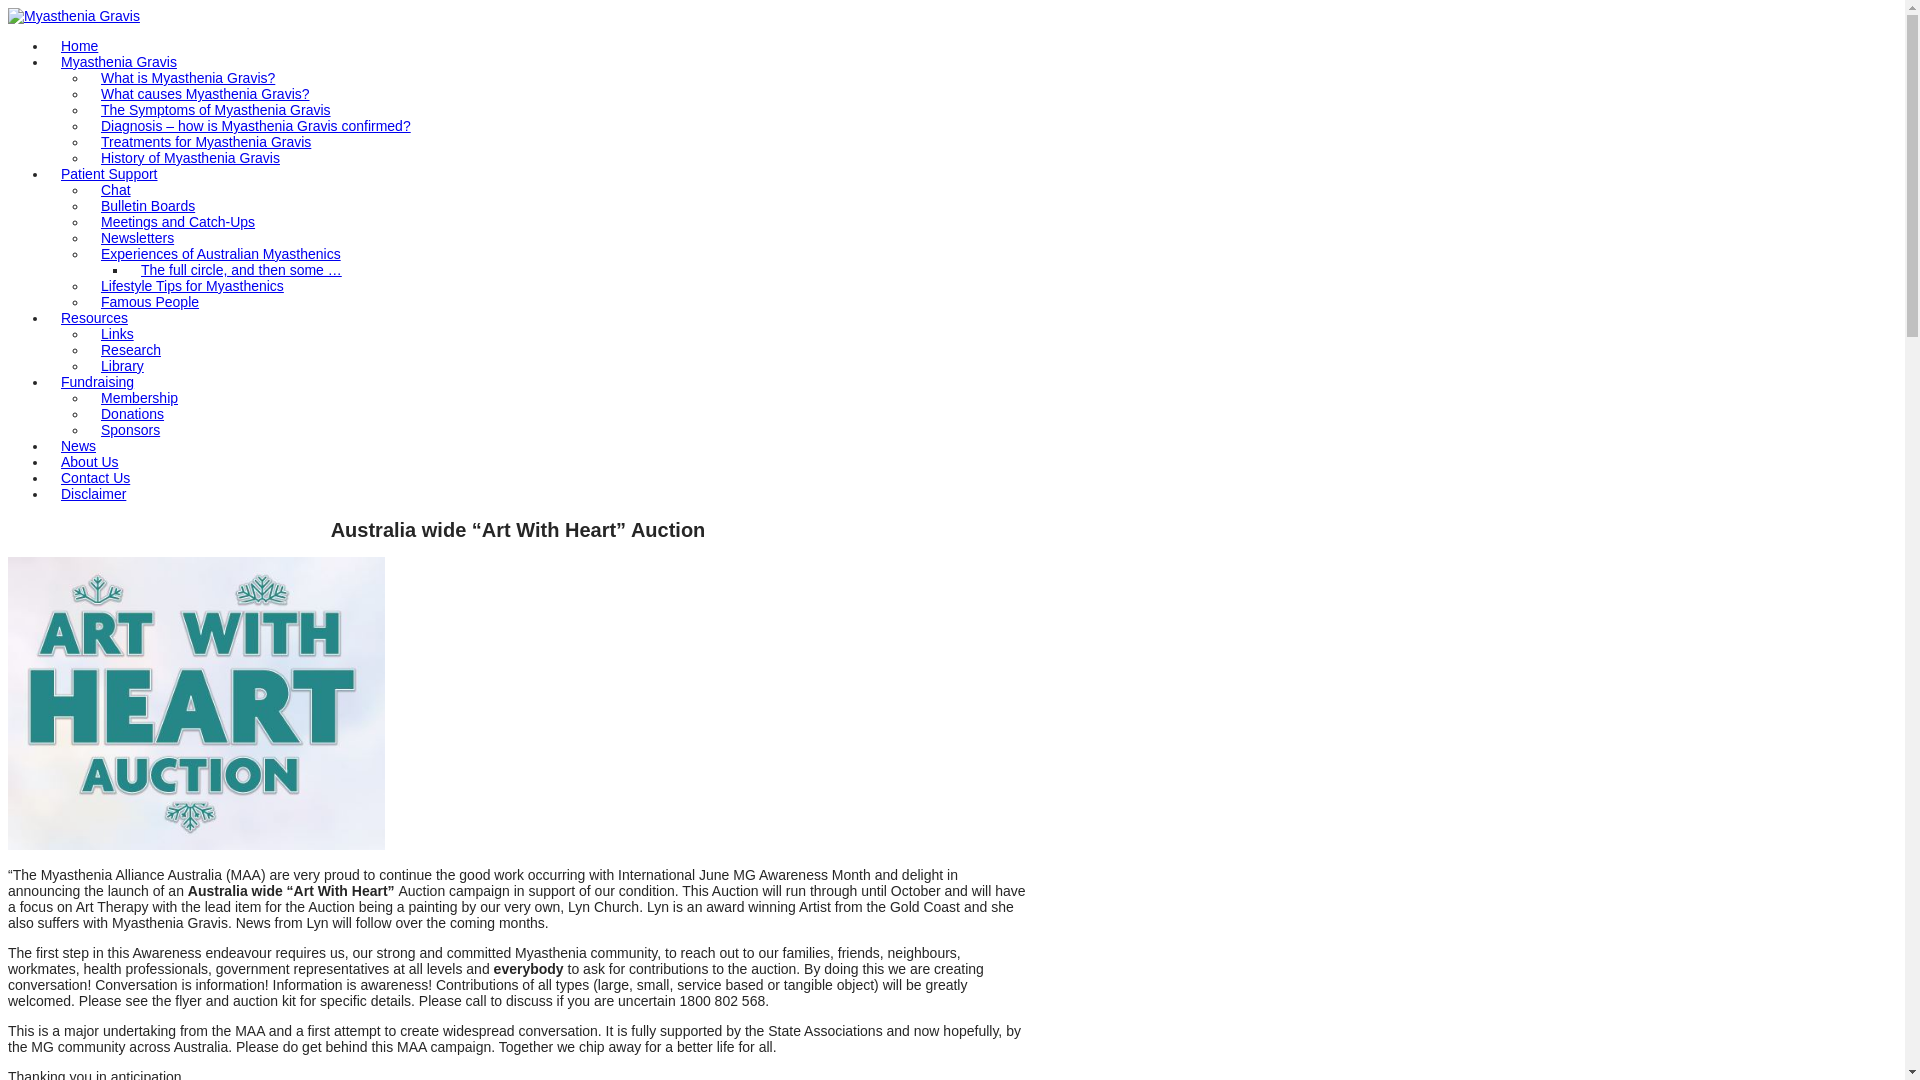 The image size is (1920, 1080). I want to click on 'Links', so click(116, 333).